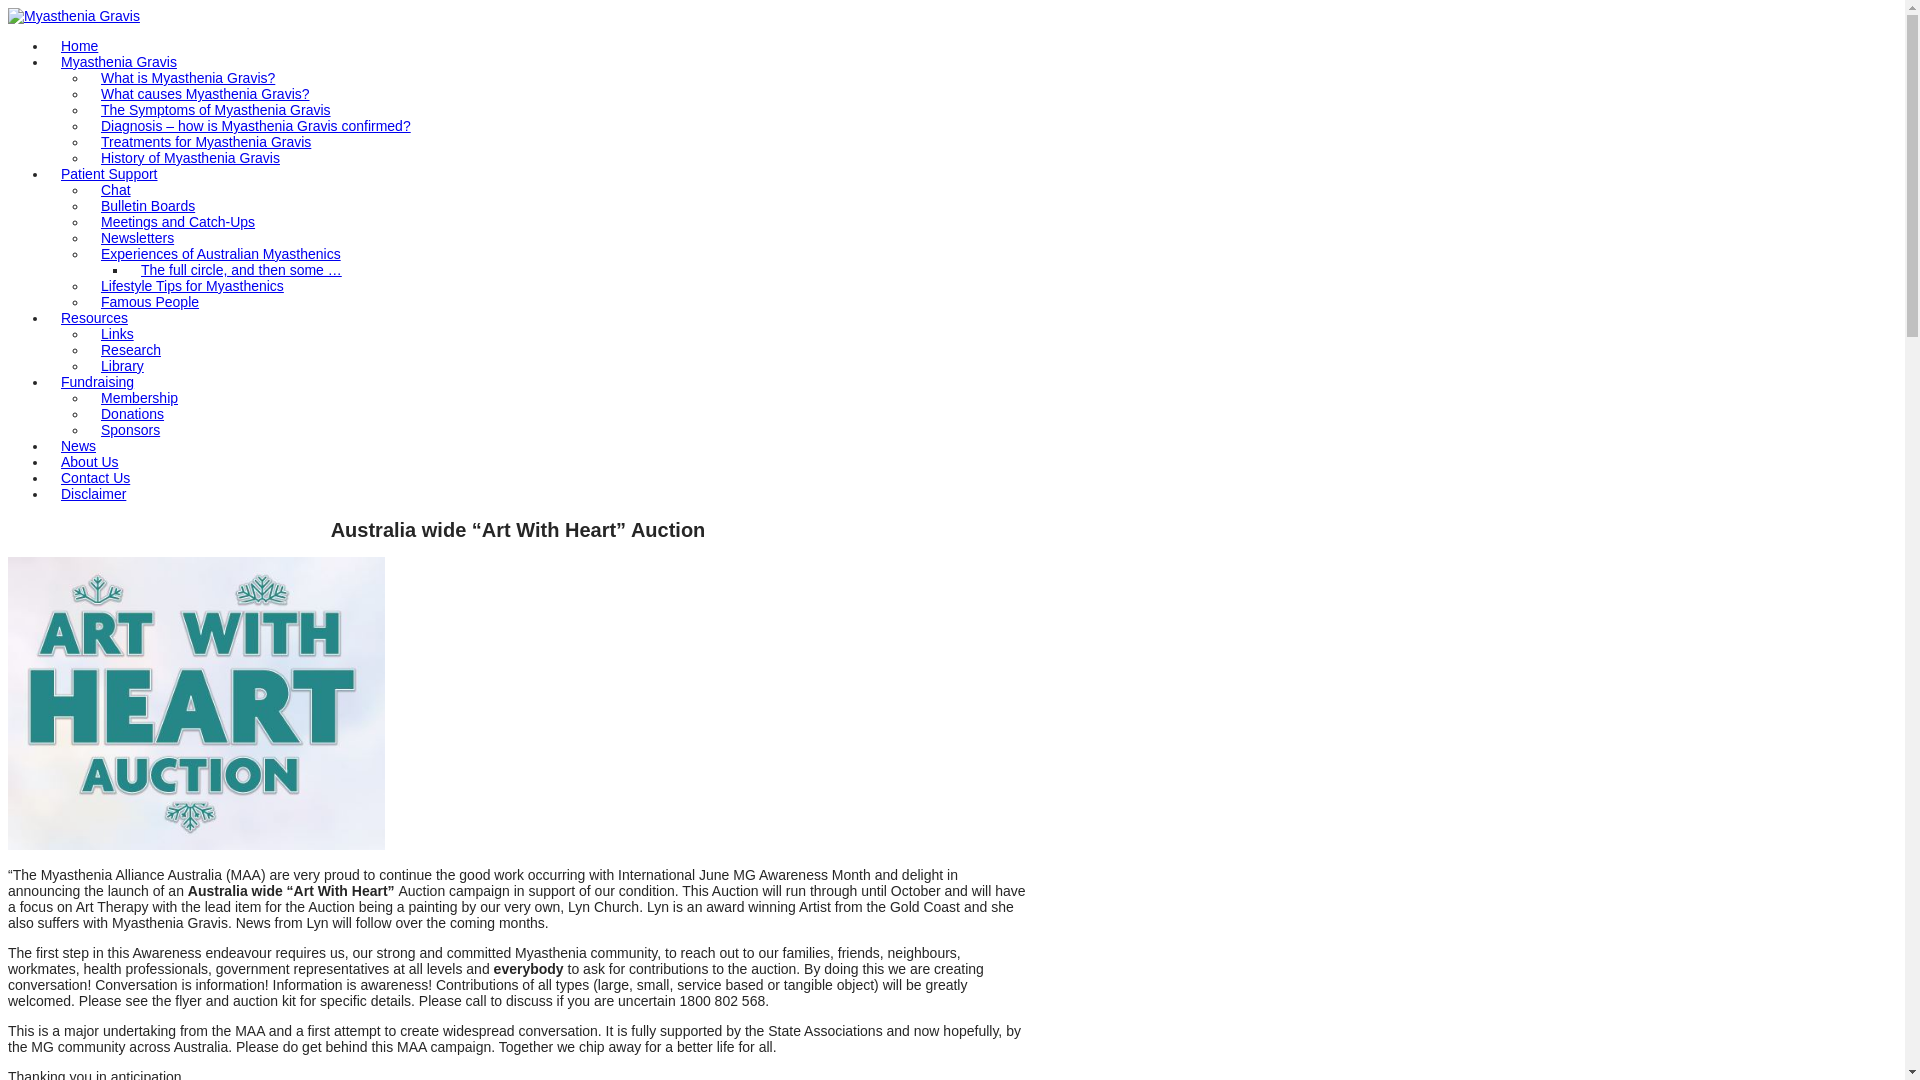 The image size is (1920, 1080). I want to click on 'Links', so click(116, 333).